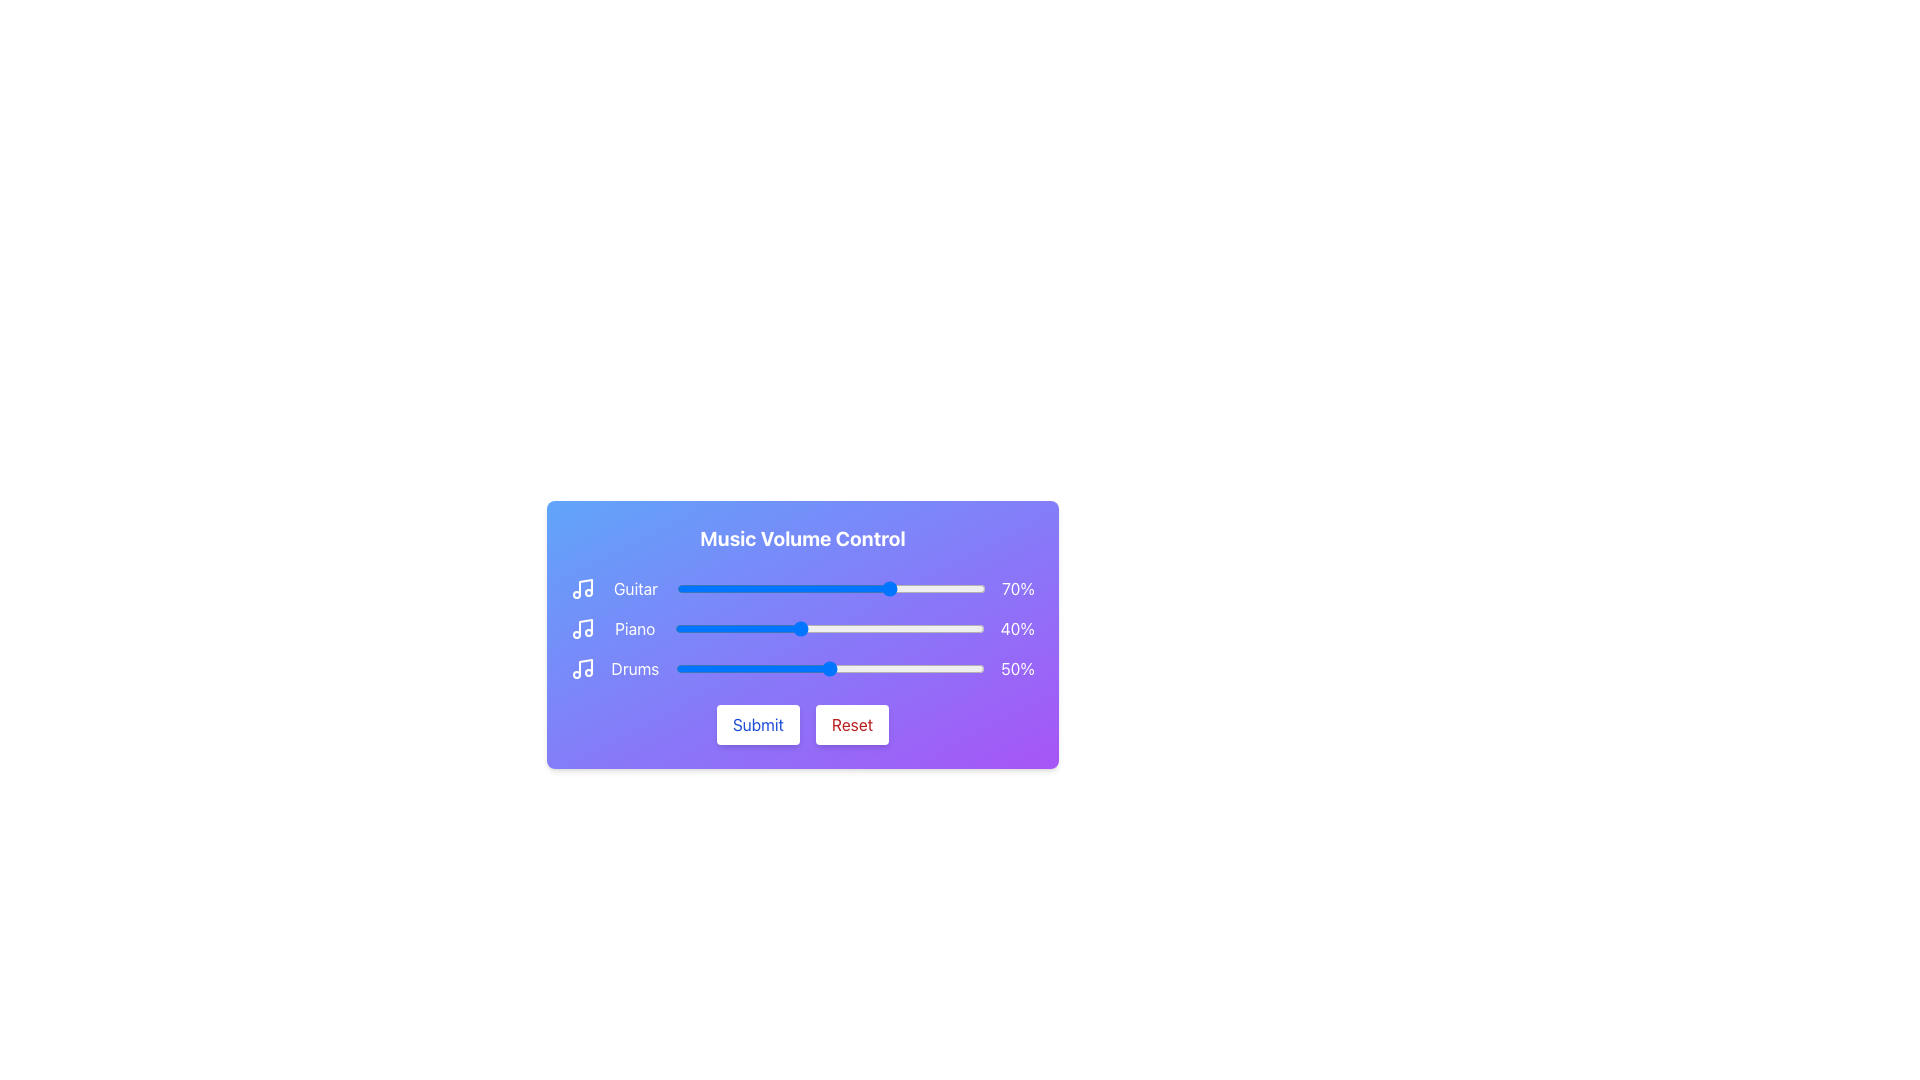 Image resolution: width=1920 pixels, height=1080 pixels. Describe the element at coordinates (1017, 627) in the screenshot. I see `the text label that displays the current volume percentage (40%) for the 'Piano' slider, which is located to the far right of the piano volume control section` at that location.